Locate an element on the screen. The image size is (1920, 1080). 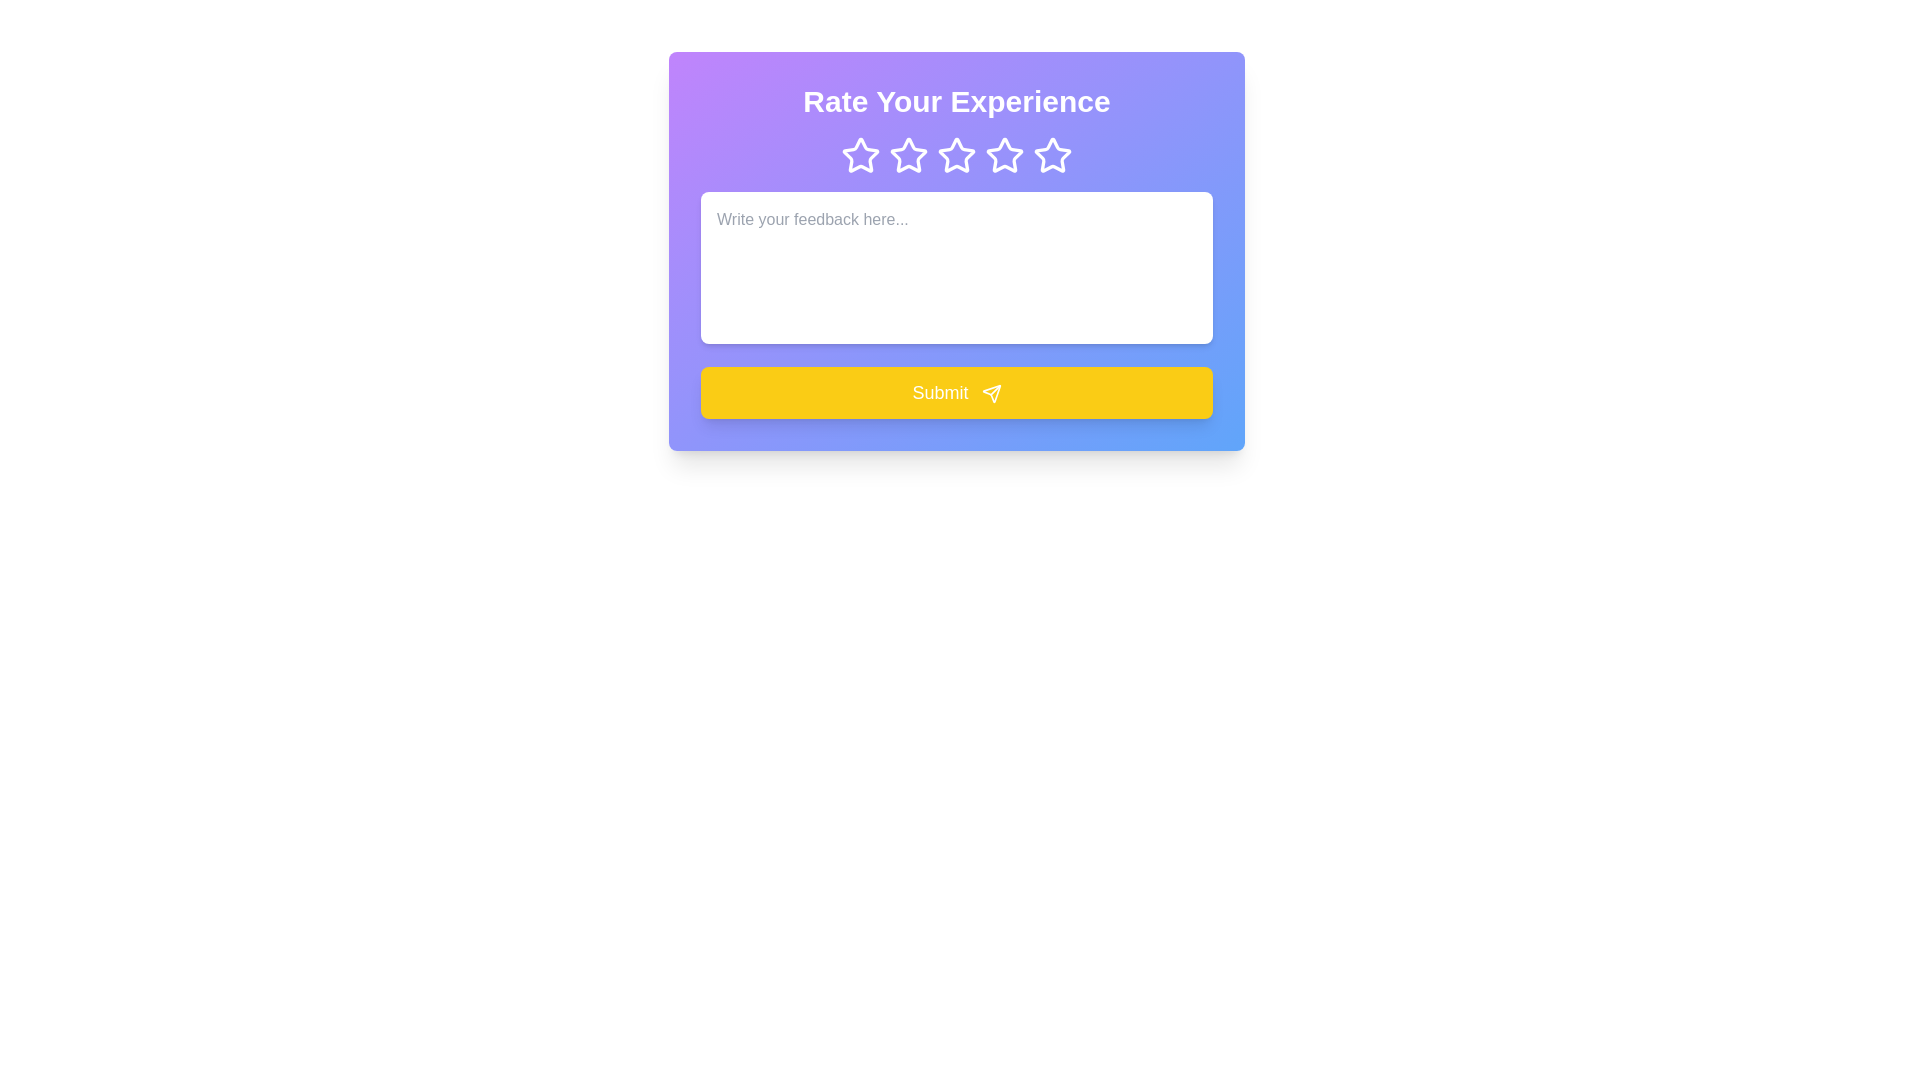
SVG icon representing the submission action located at the right-hand side of the 'Submit' button for accessibility purposes is located at coordinates (991, 394).